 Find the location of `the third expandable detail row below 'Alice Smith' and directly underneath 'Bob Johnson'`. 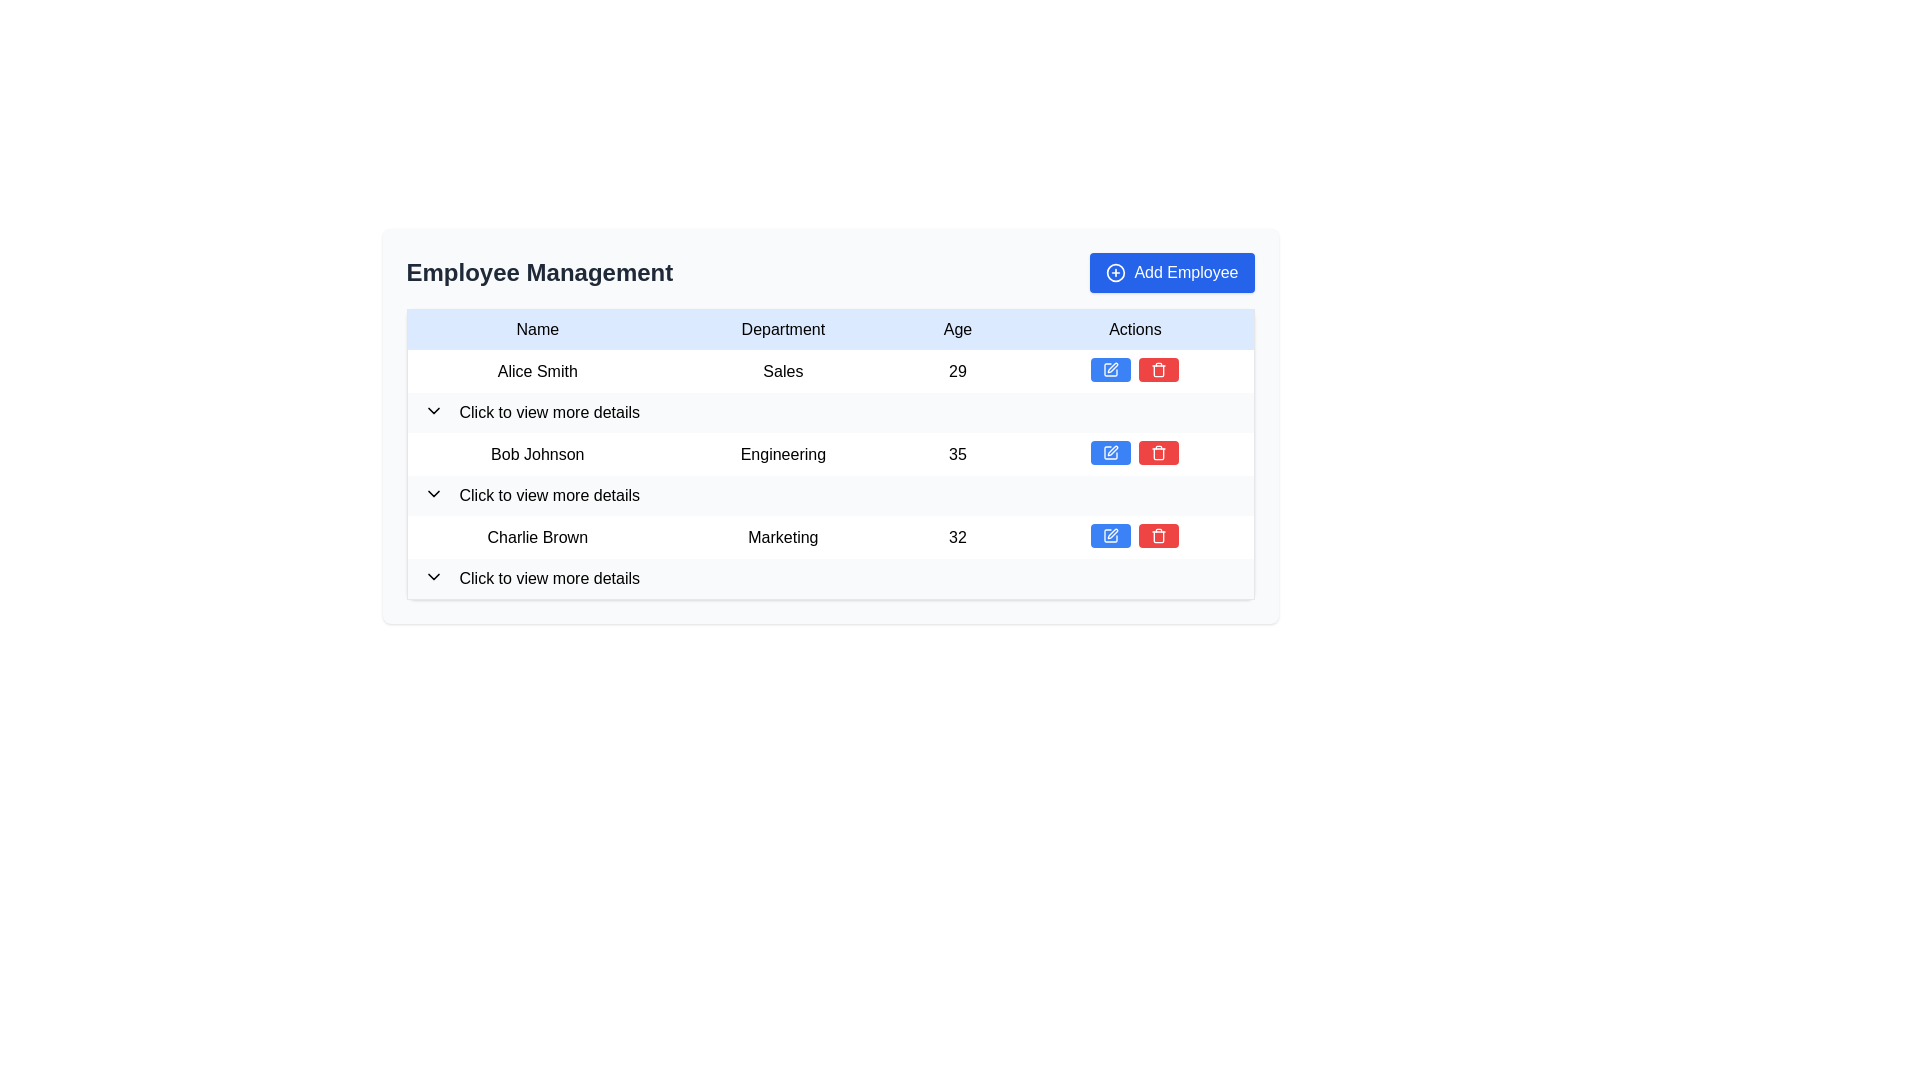

the third expandable detail row below 'Alice Smith' and directly underneath 'Bob Johnson' is located at coordinates (830, 495).